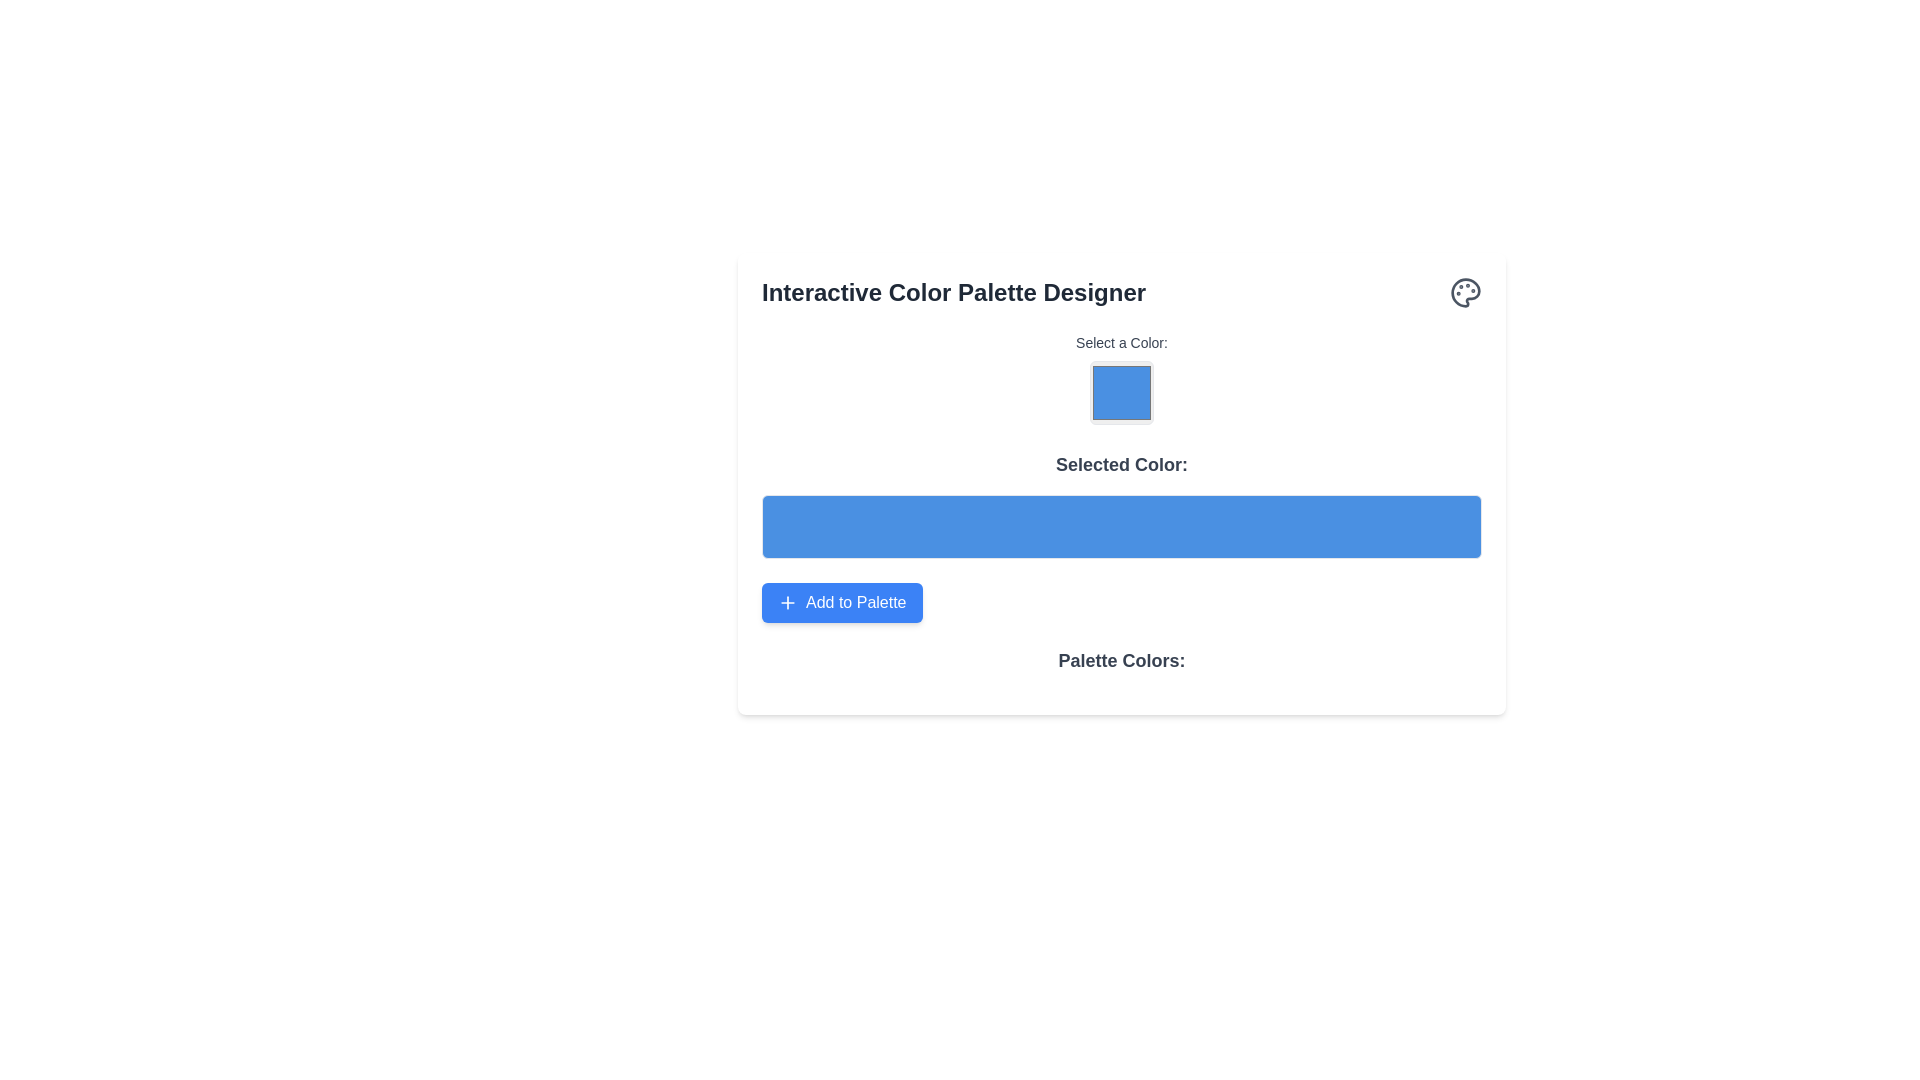 The height and width of the screenshot is (1080, 1920). I want to click on the 'Interactive Color Palette Designer' text element, which is styled with bold, large, dark gray typography and accompanied by a palette icon, to trigger potential styling effects, so click(1122, 293).